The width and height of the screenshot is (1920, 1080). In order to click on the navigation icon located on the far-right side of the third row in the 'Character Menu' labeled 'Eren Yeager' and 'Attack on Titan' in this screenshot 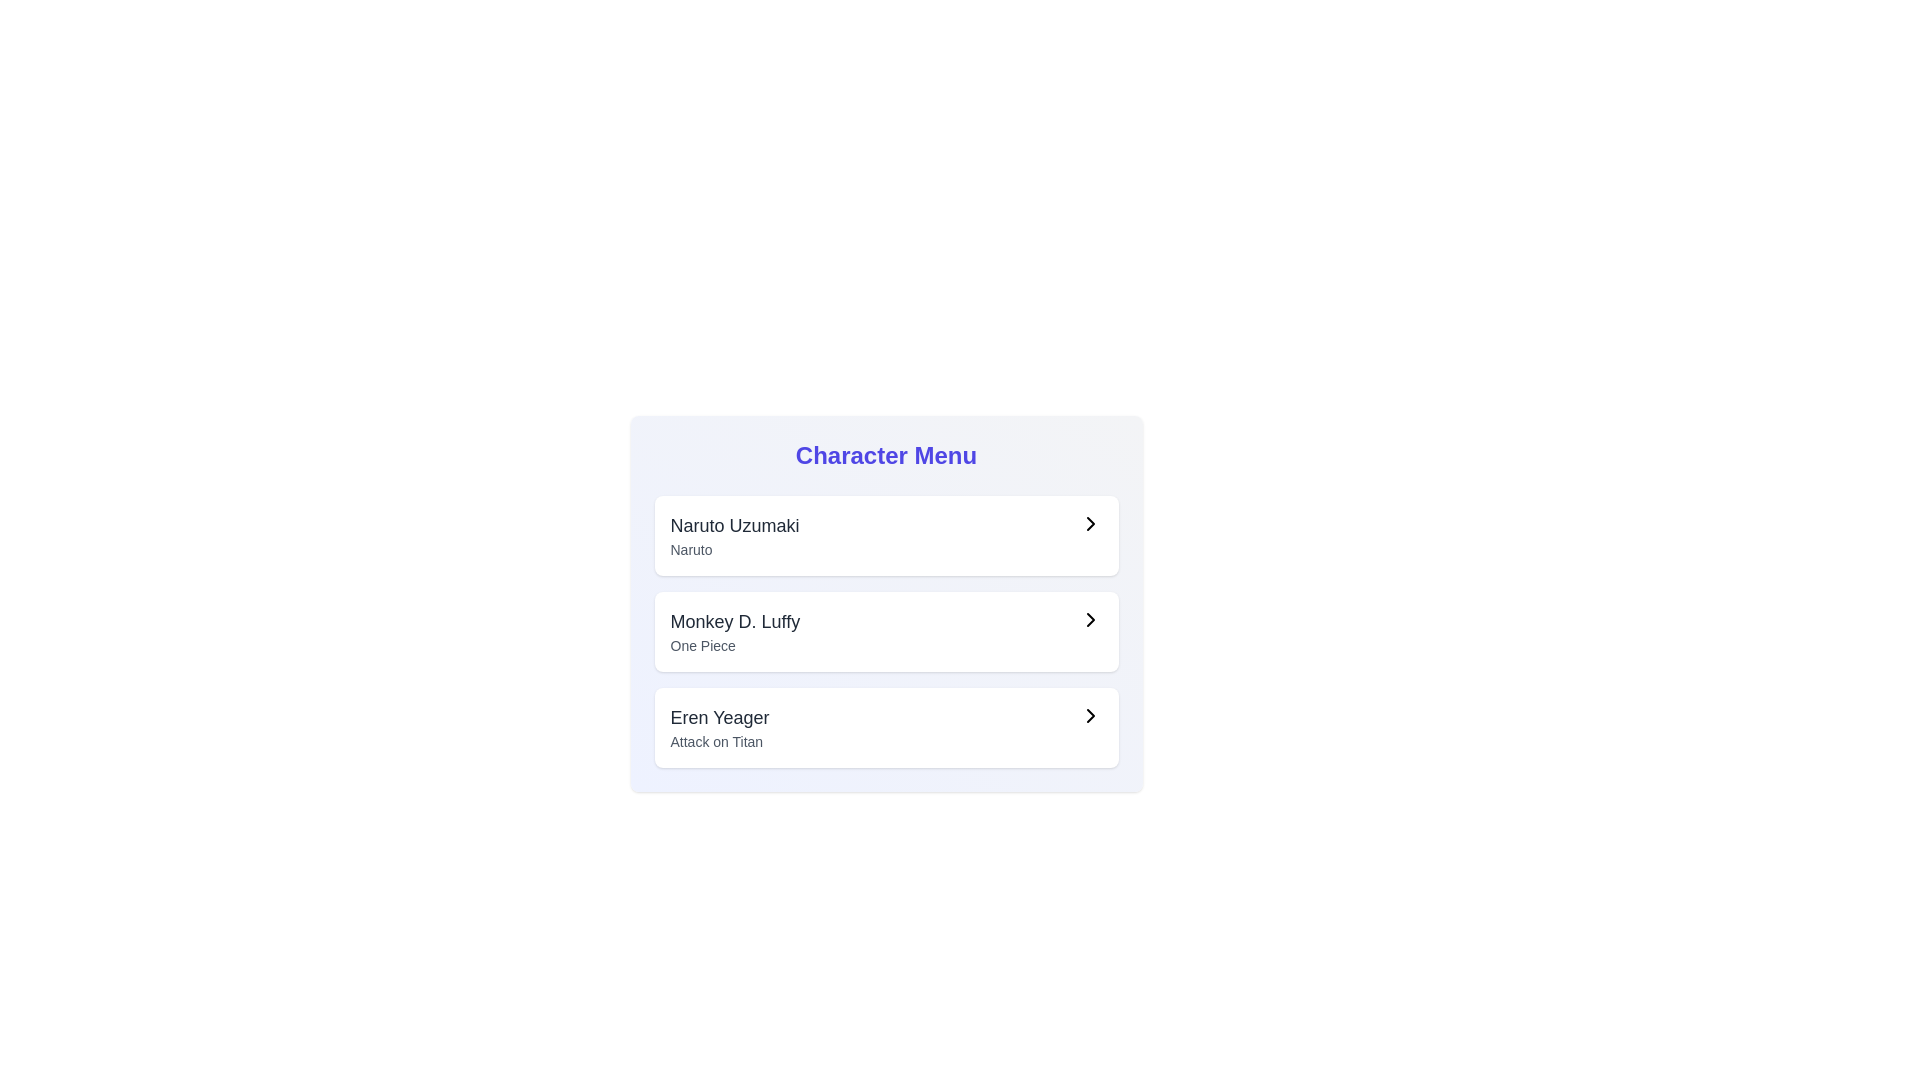, I will do `click(1089, 715)`.